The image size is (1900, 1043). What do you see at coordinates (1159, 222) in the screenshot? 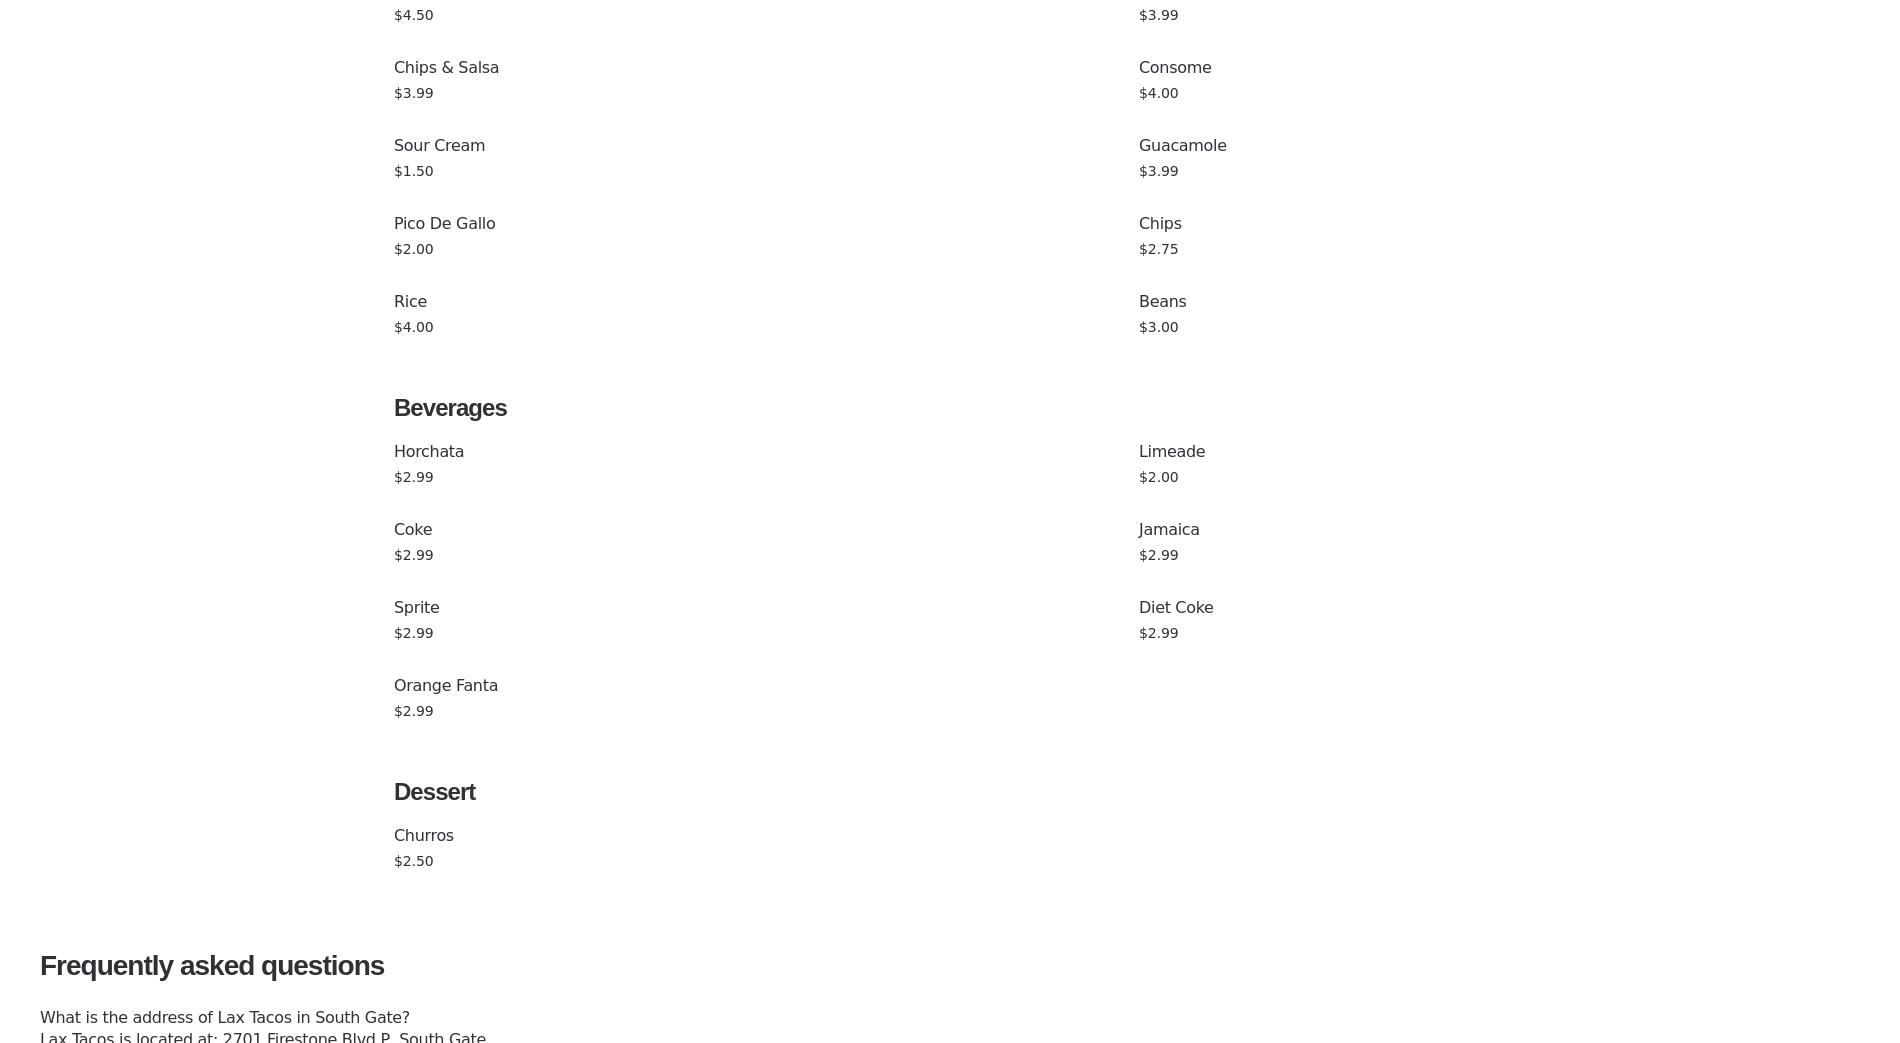
I see `'Chips'` at bounding box center [1159, 222].